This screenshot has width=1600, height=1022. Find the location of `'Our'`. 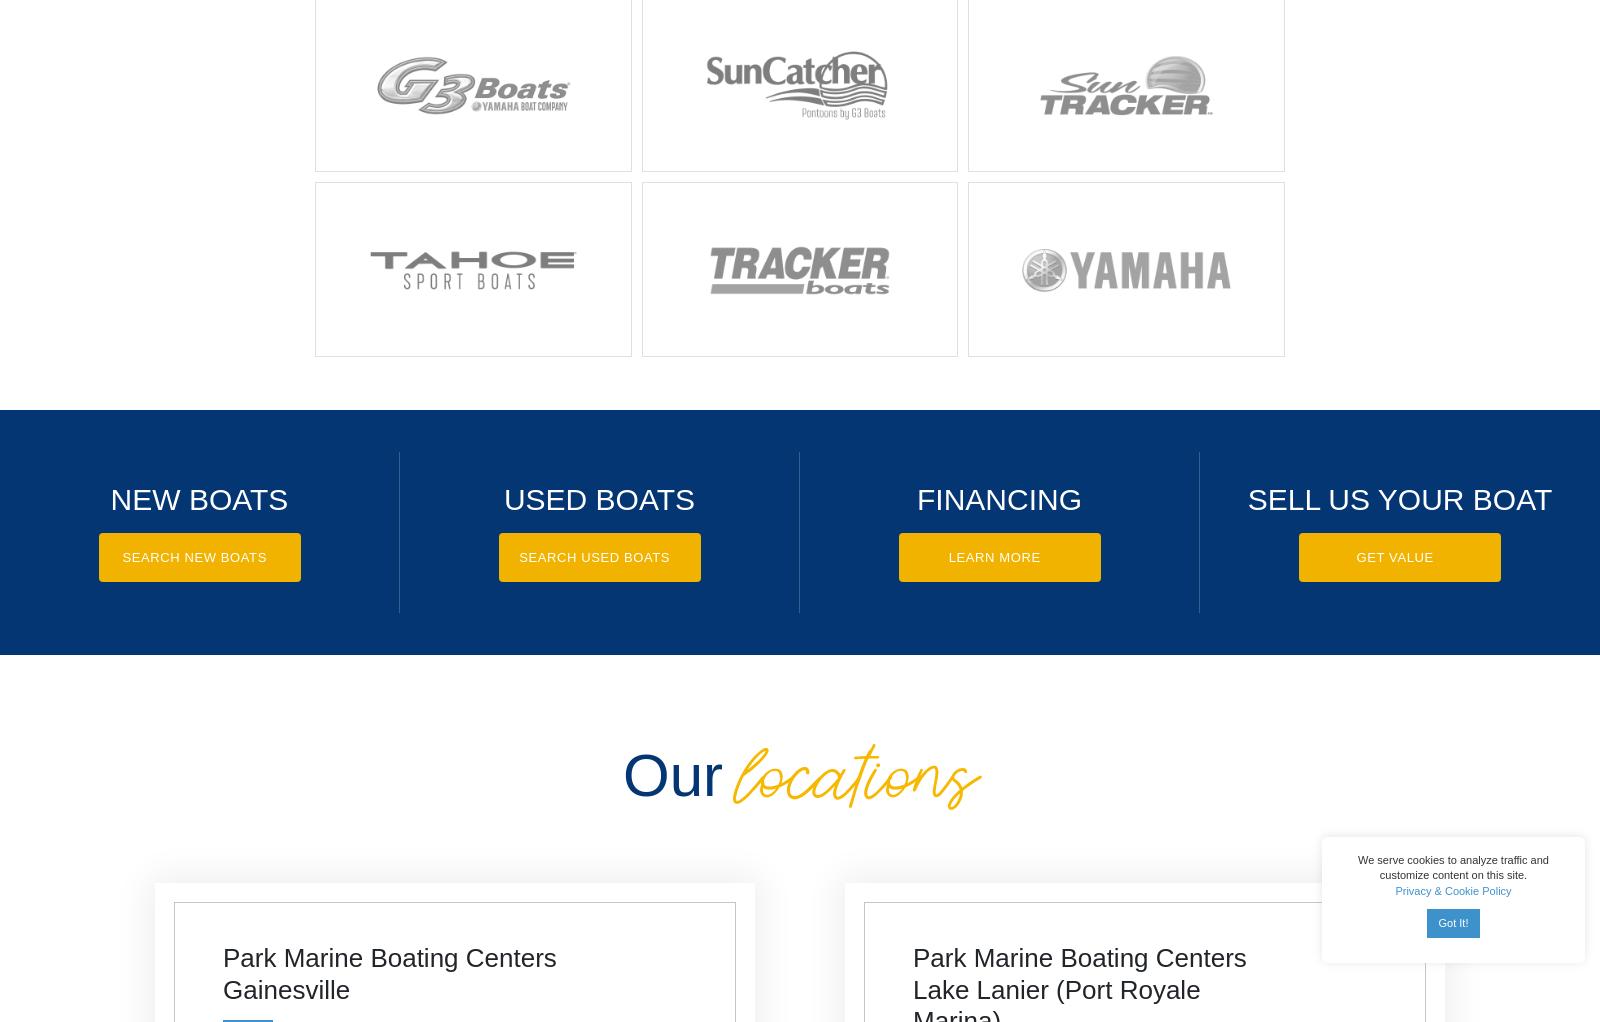

'Our' is located at coordinates (672, 774).